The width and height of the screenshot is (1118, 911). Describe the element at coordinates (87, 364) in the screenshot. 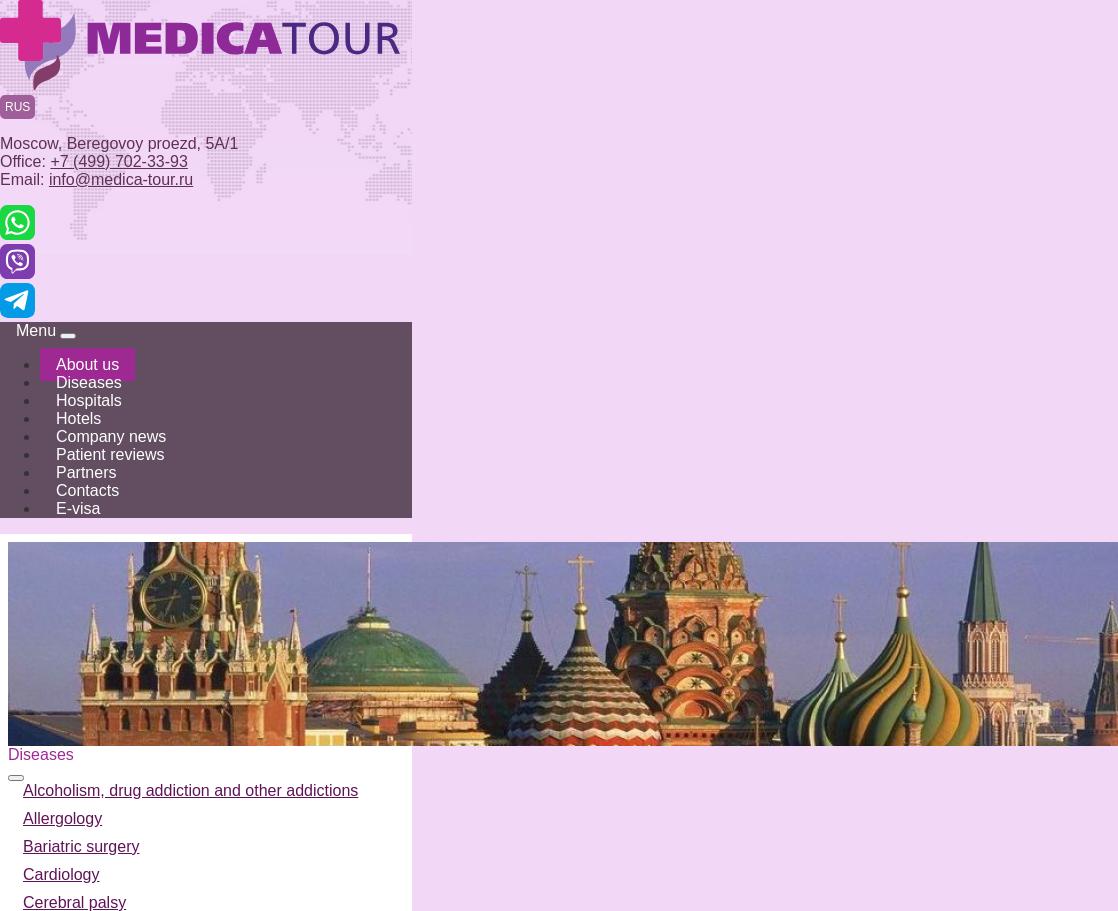

I see `'About us'` at that location.